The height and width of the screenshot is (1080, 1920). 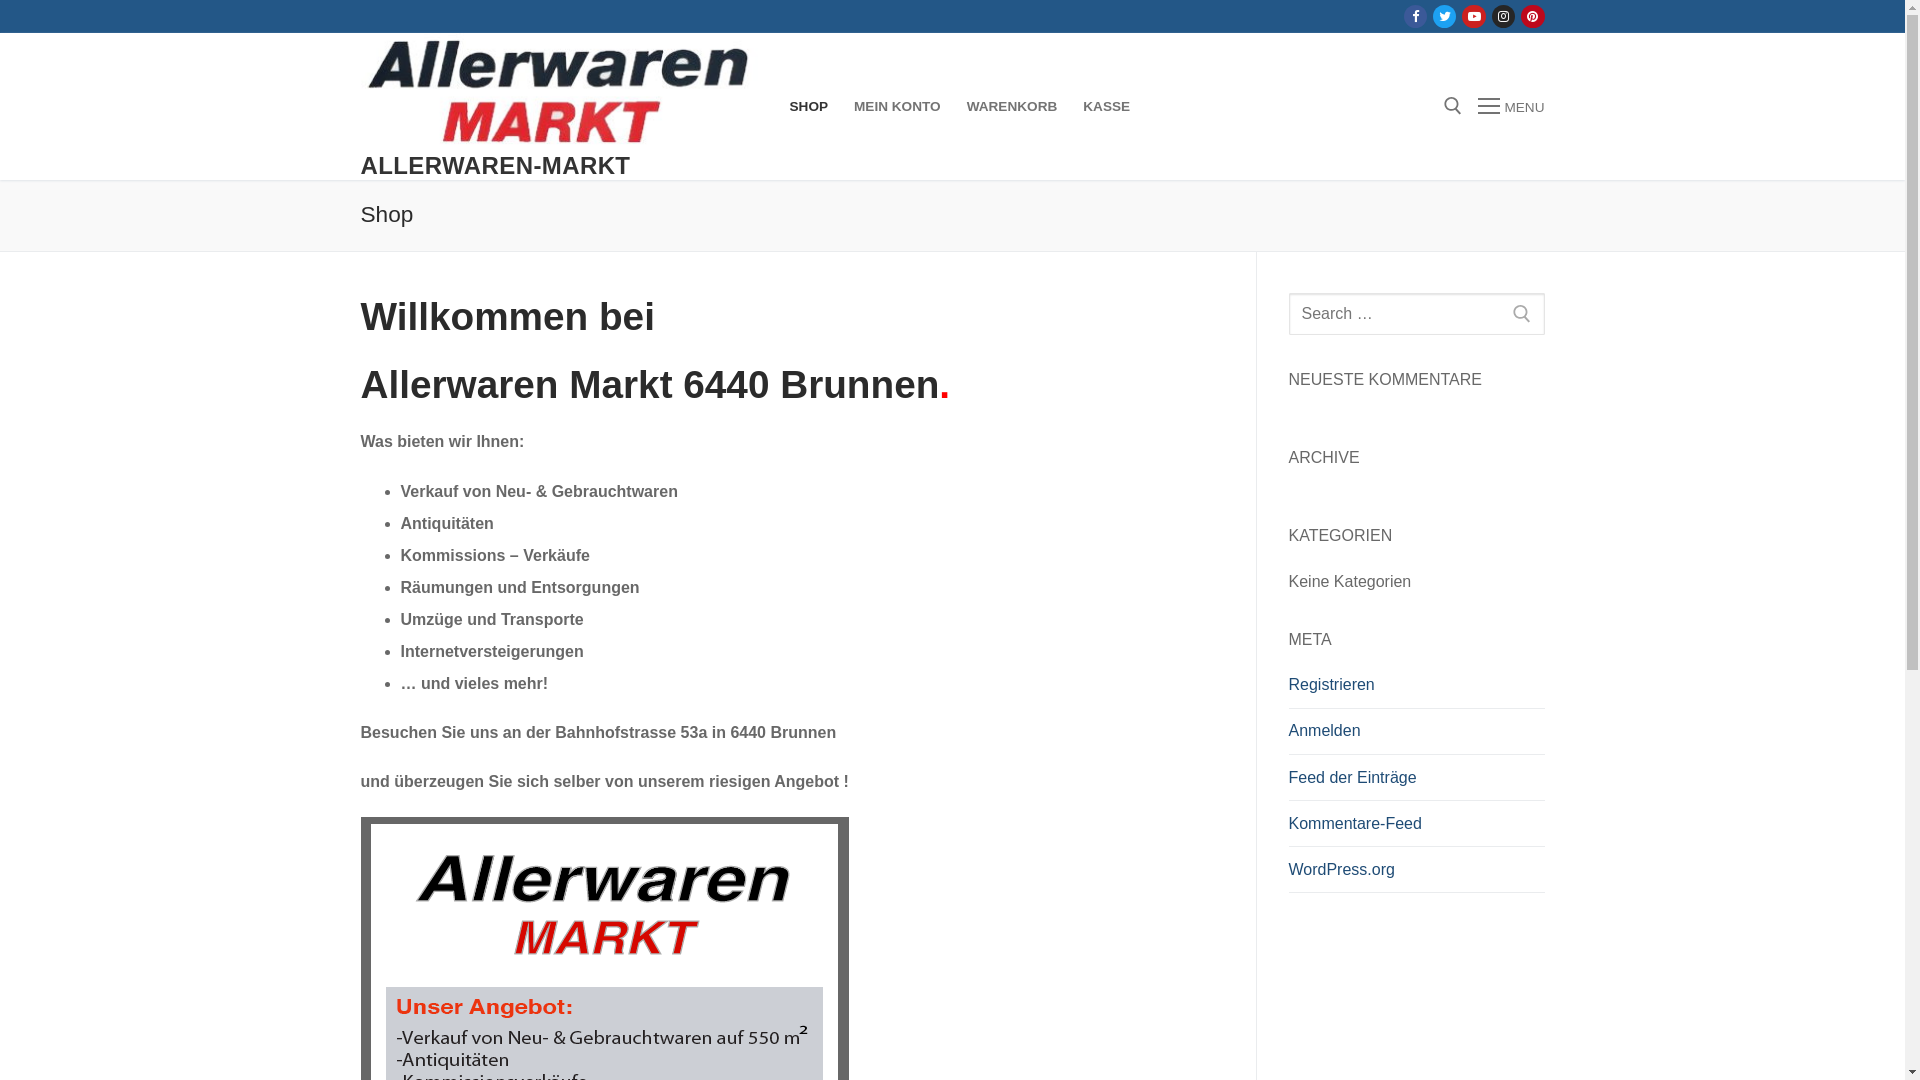 I want to click on 'Facebook', so click(x=1414, y=16).